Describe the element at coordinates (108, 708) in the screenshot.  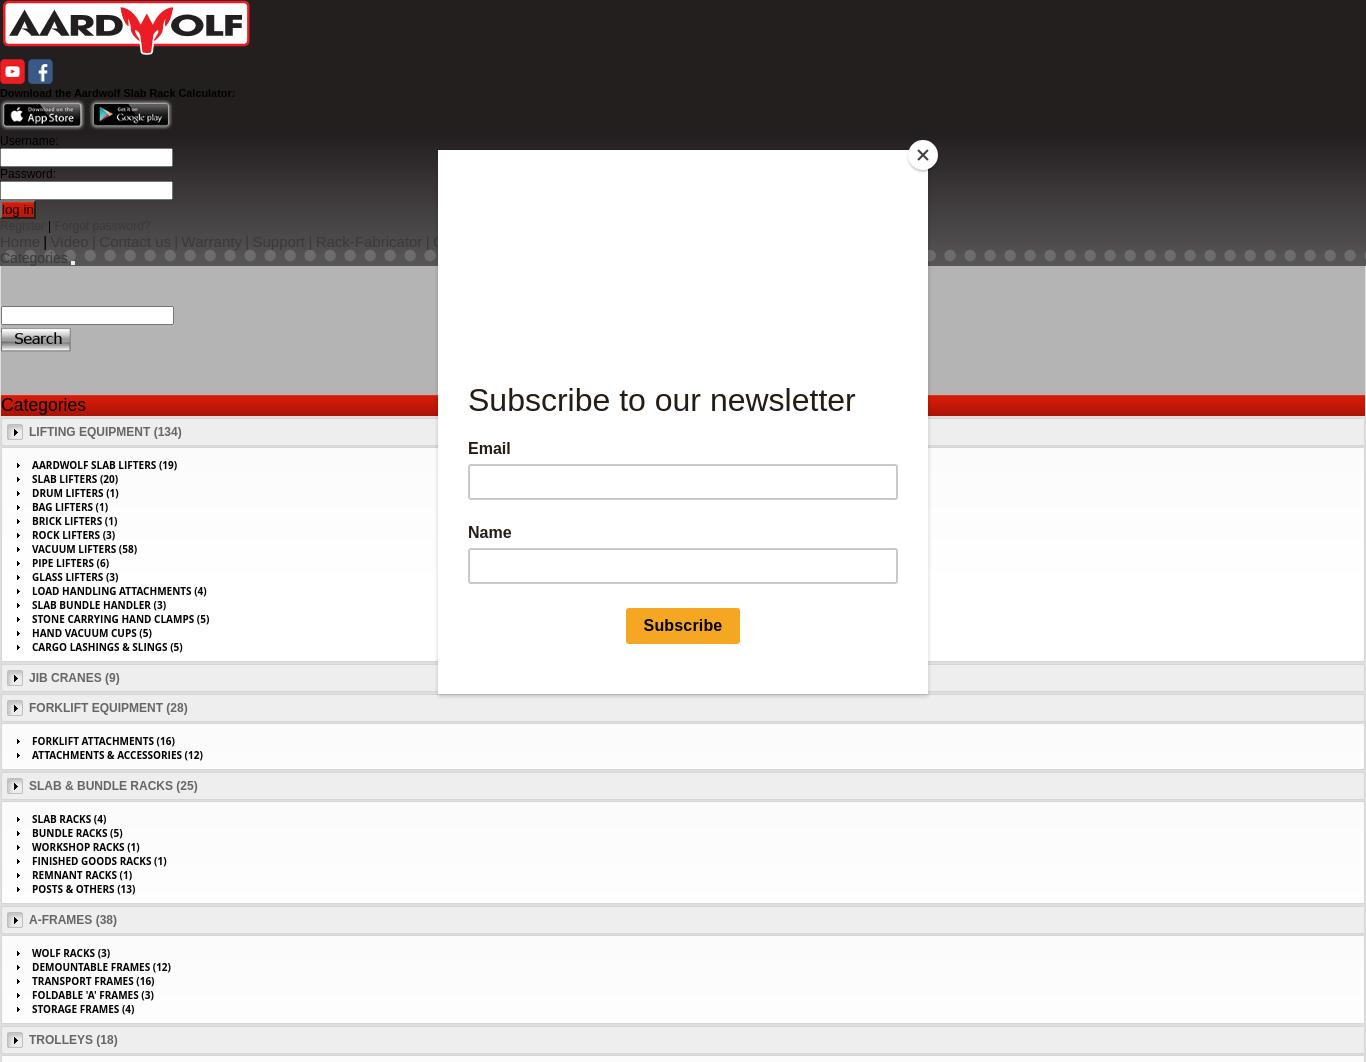
I see `'FORKLIFT EQUIPMENT (28)'` at that location.